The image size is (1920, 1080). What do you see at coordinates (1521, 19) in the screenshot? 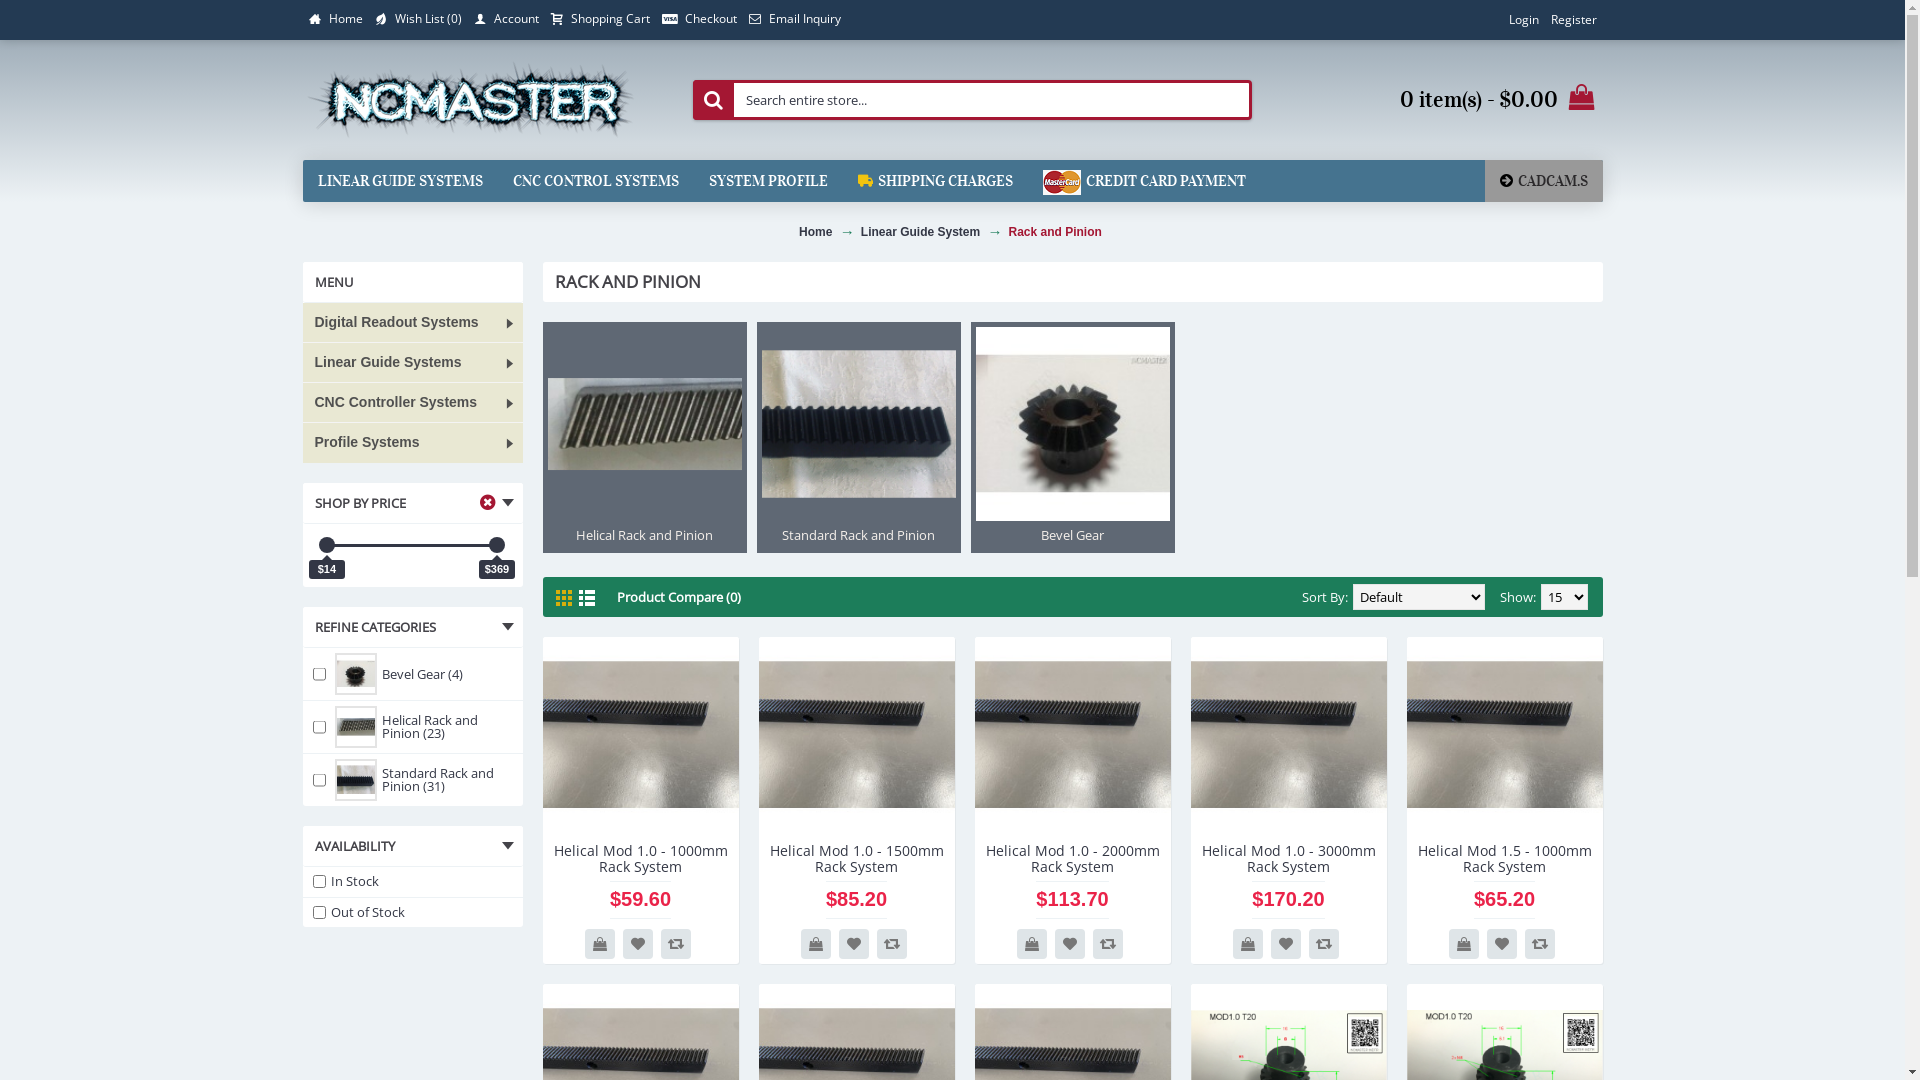
I see `'Login'` at bounding box center [1521, 19].